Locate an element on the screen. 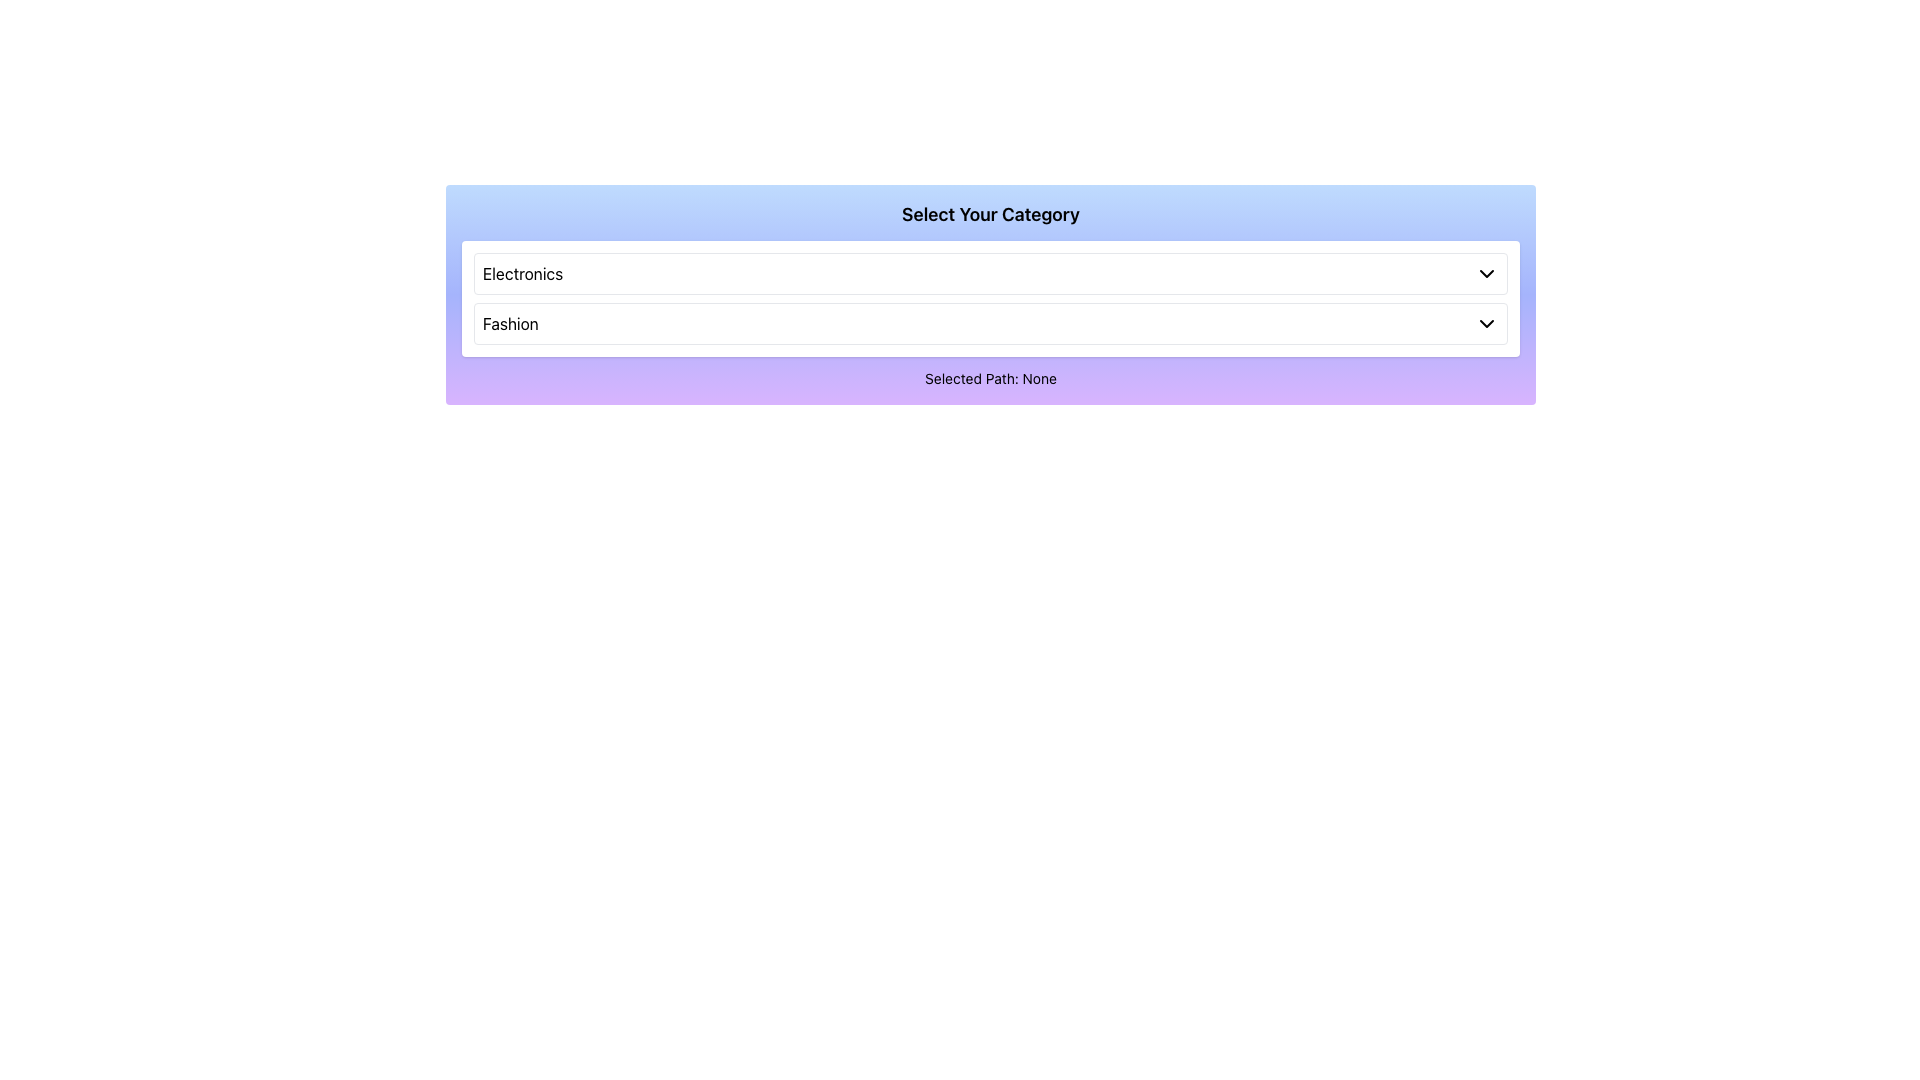 Image resolution: width=1920 pixels, height=1080 pixels. the Fashion category dropdown icon located at the rightmost edge of the horizontal selection area is located at coordinates (1487, 323).